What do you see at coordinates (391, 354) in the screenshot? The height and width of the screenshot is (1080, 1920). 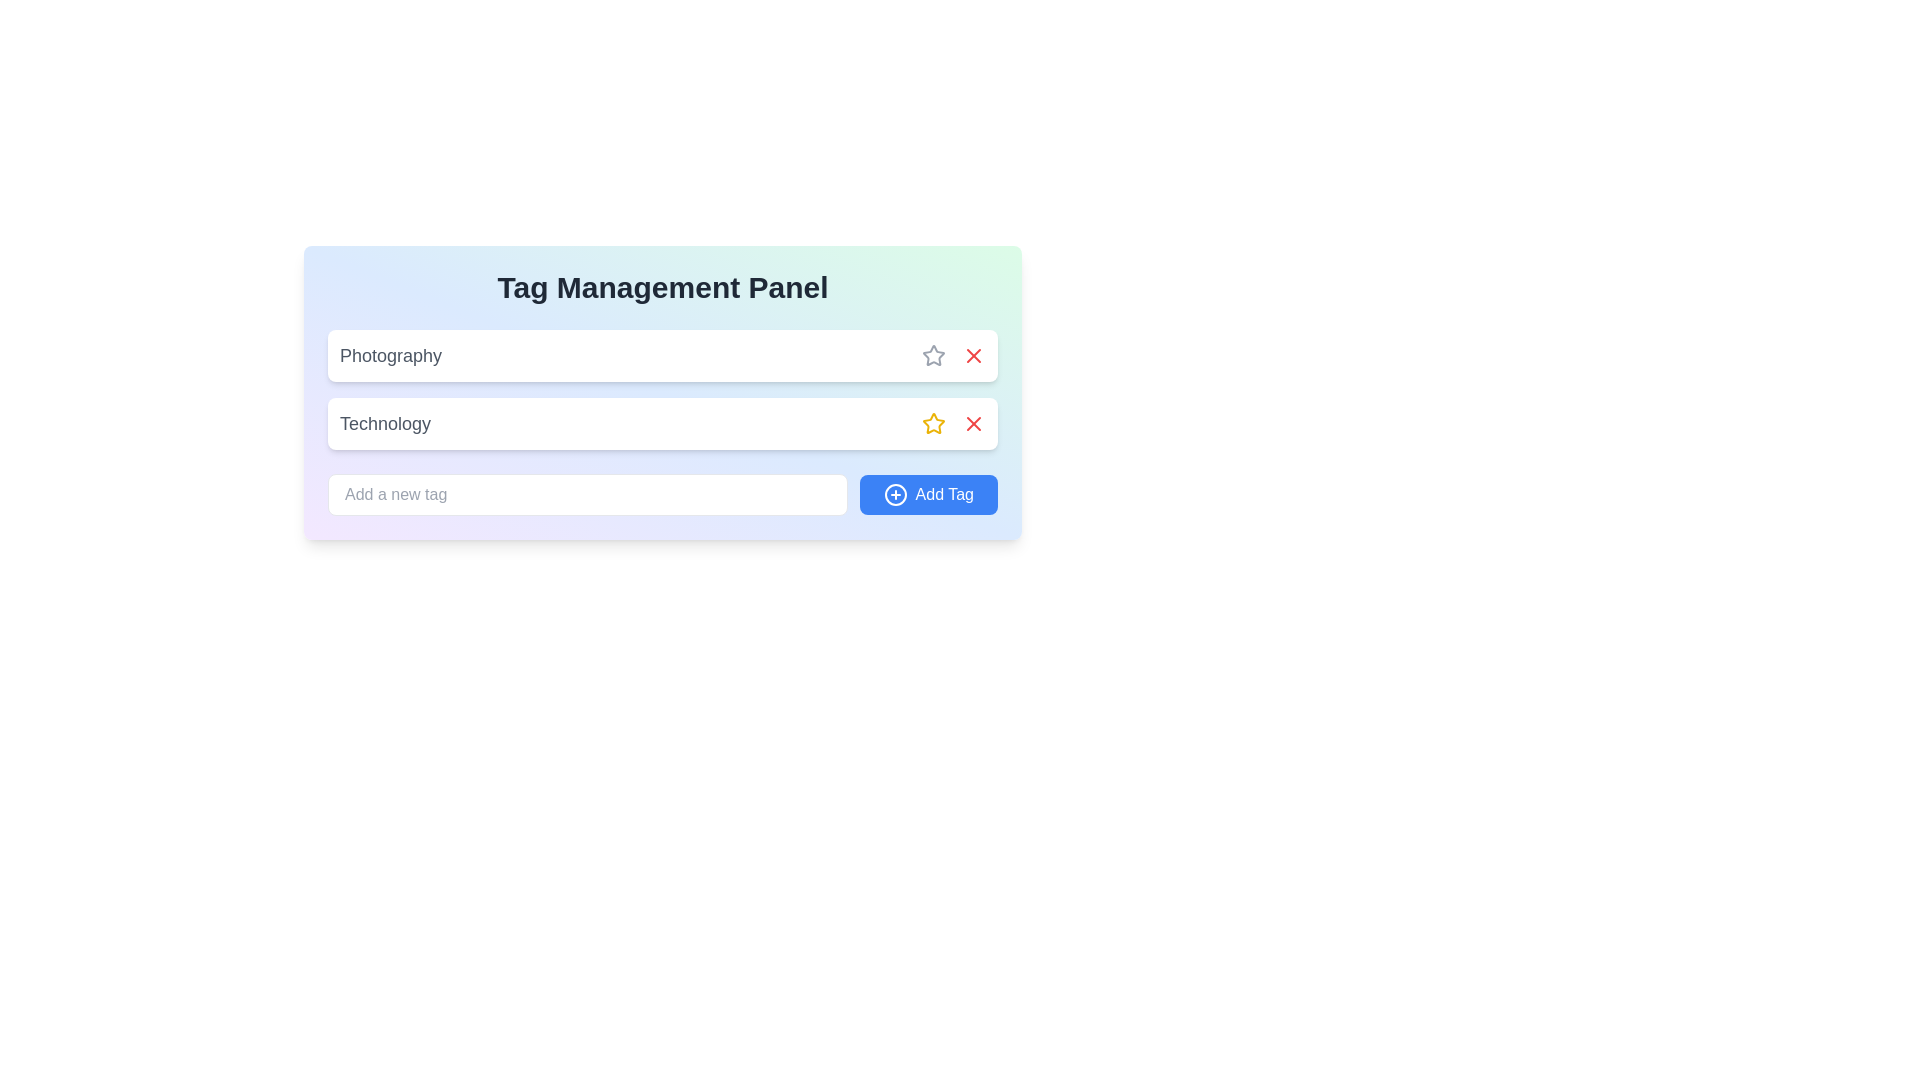 I see `the first tag label in the Tag Management Panel, which is positioned above the item labeled 'Technology'` at bounding box center [391, 354].